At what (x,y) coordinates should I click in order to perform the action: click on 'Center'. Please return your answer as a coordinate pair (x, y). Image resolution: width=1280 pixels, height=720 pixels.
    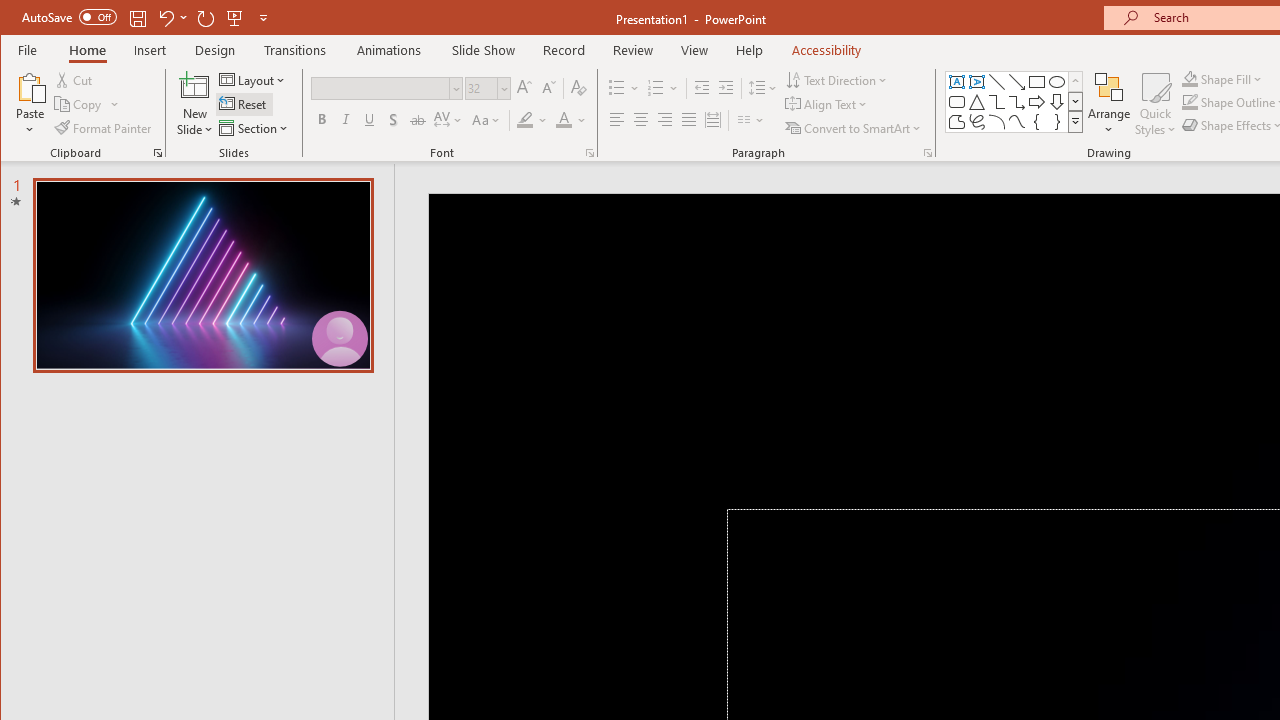
    Looking at the image, I should click on (640, 120).